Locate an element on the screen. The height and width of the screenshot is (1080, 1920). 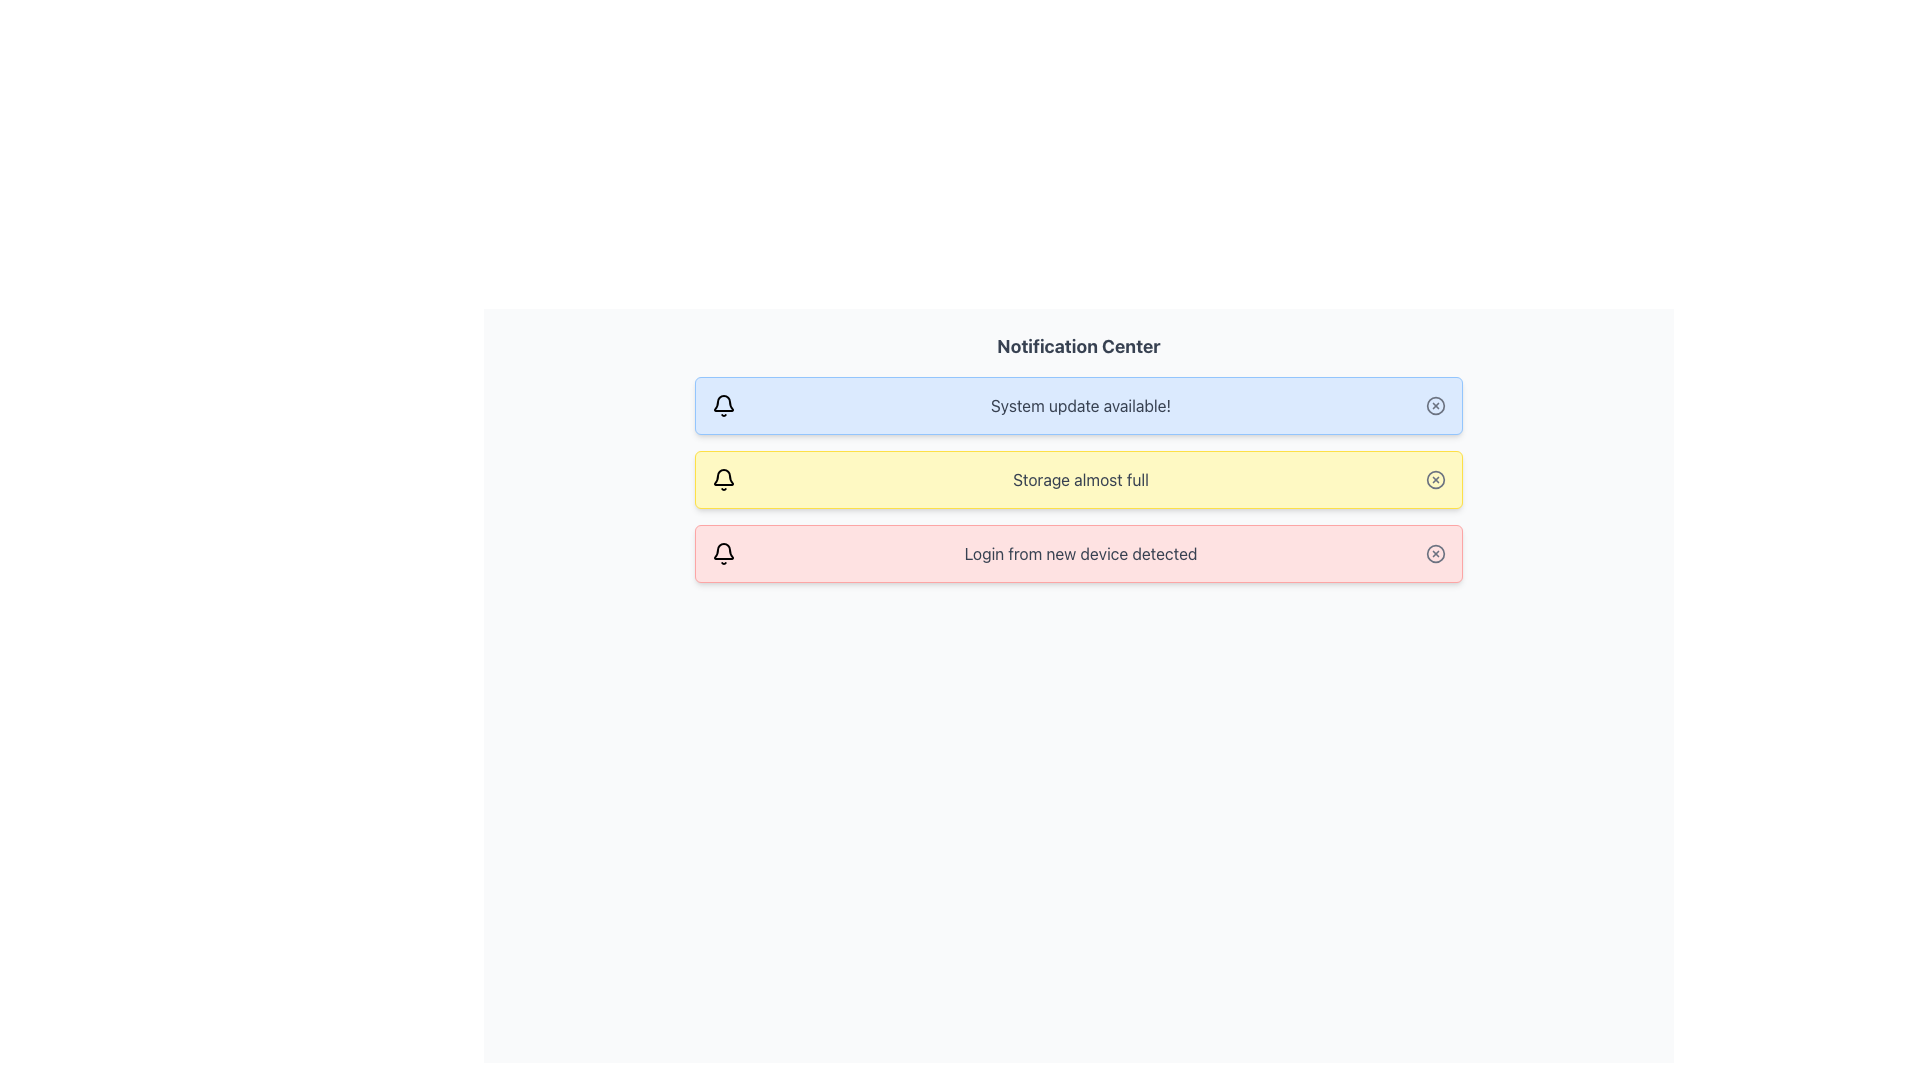
the SVG Circle element located within the yellow notification card labeled 'Storage almost full', positioned at the top-right corner inside the close button representation is located at coordinates (1434, 479).